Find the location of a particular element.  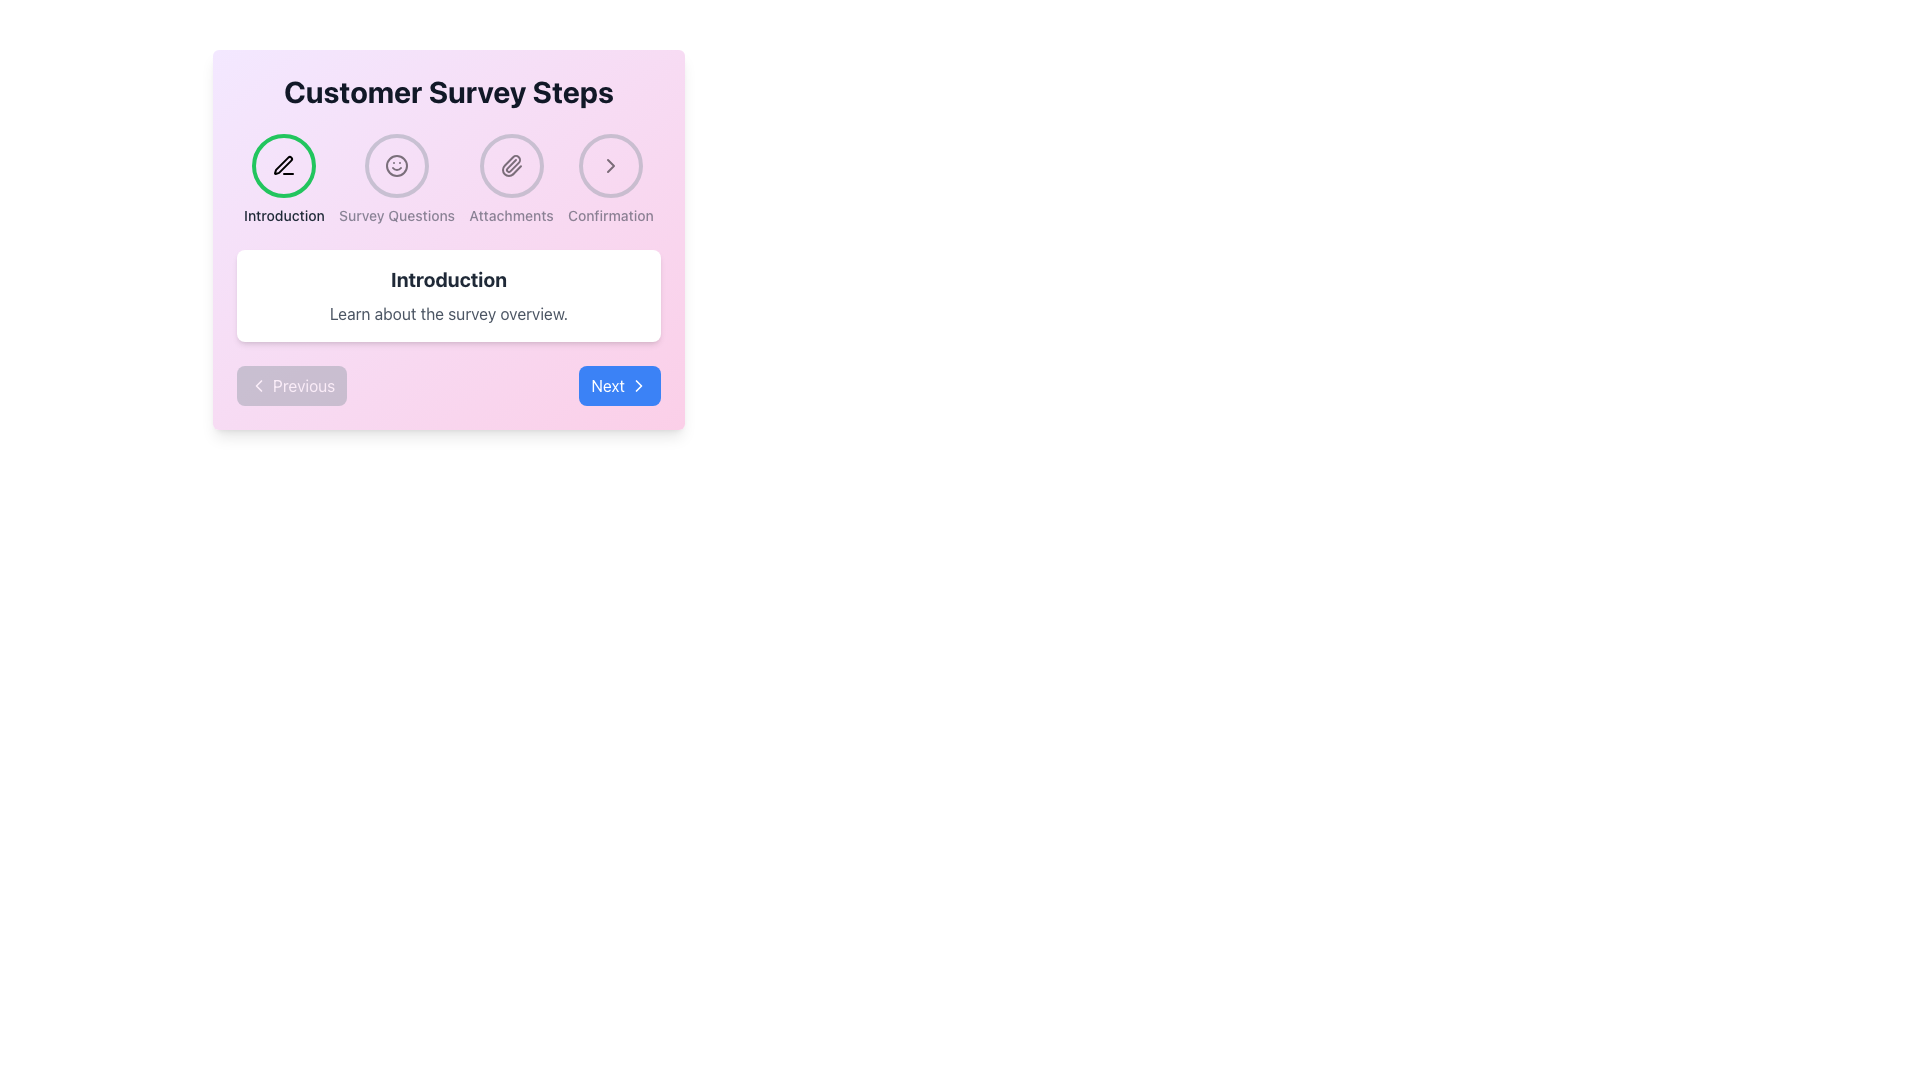

the step of the multi-step navigation panel is located at coordinates (448, 246).